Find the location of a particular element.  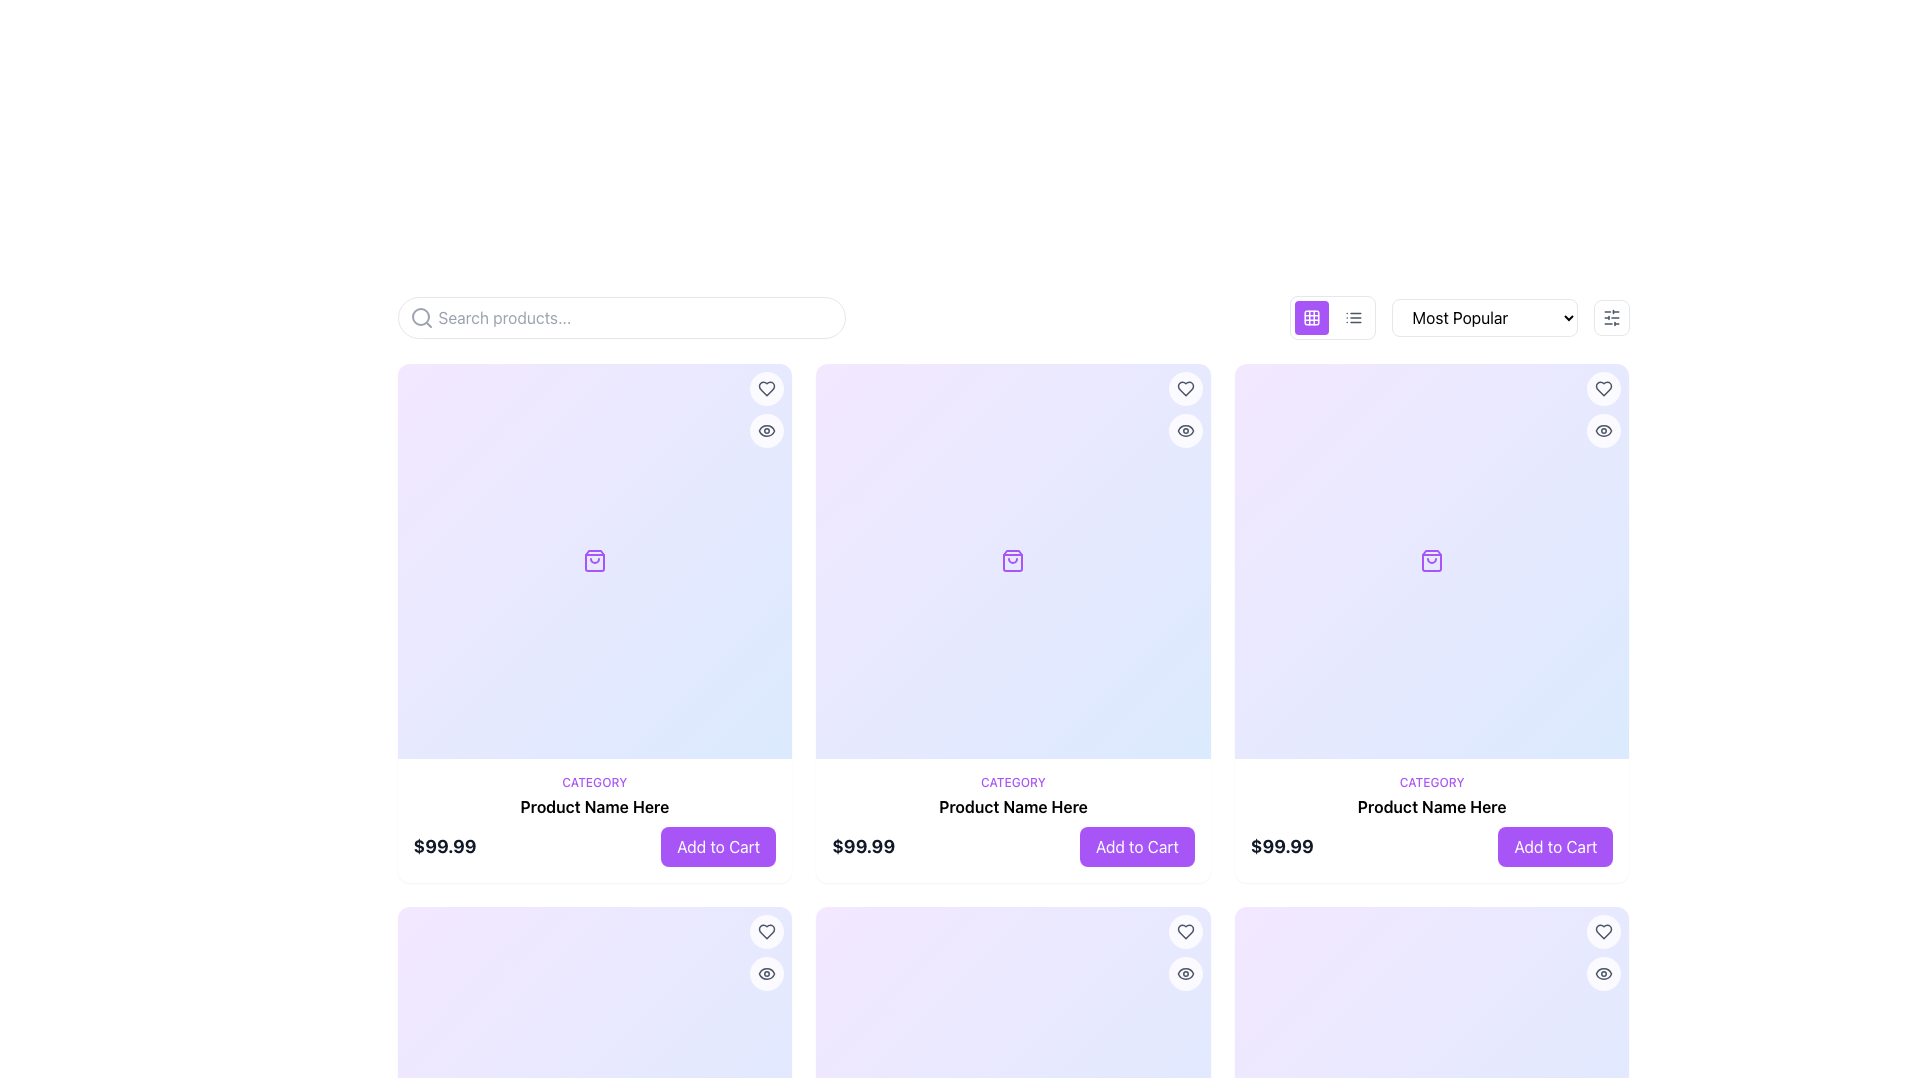

the button group containing 'like/favorite' and 'view' buttons located at the top-right corner of the product card is located at coordinates (1185, 408).